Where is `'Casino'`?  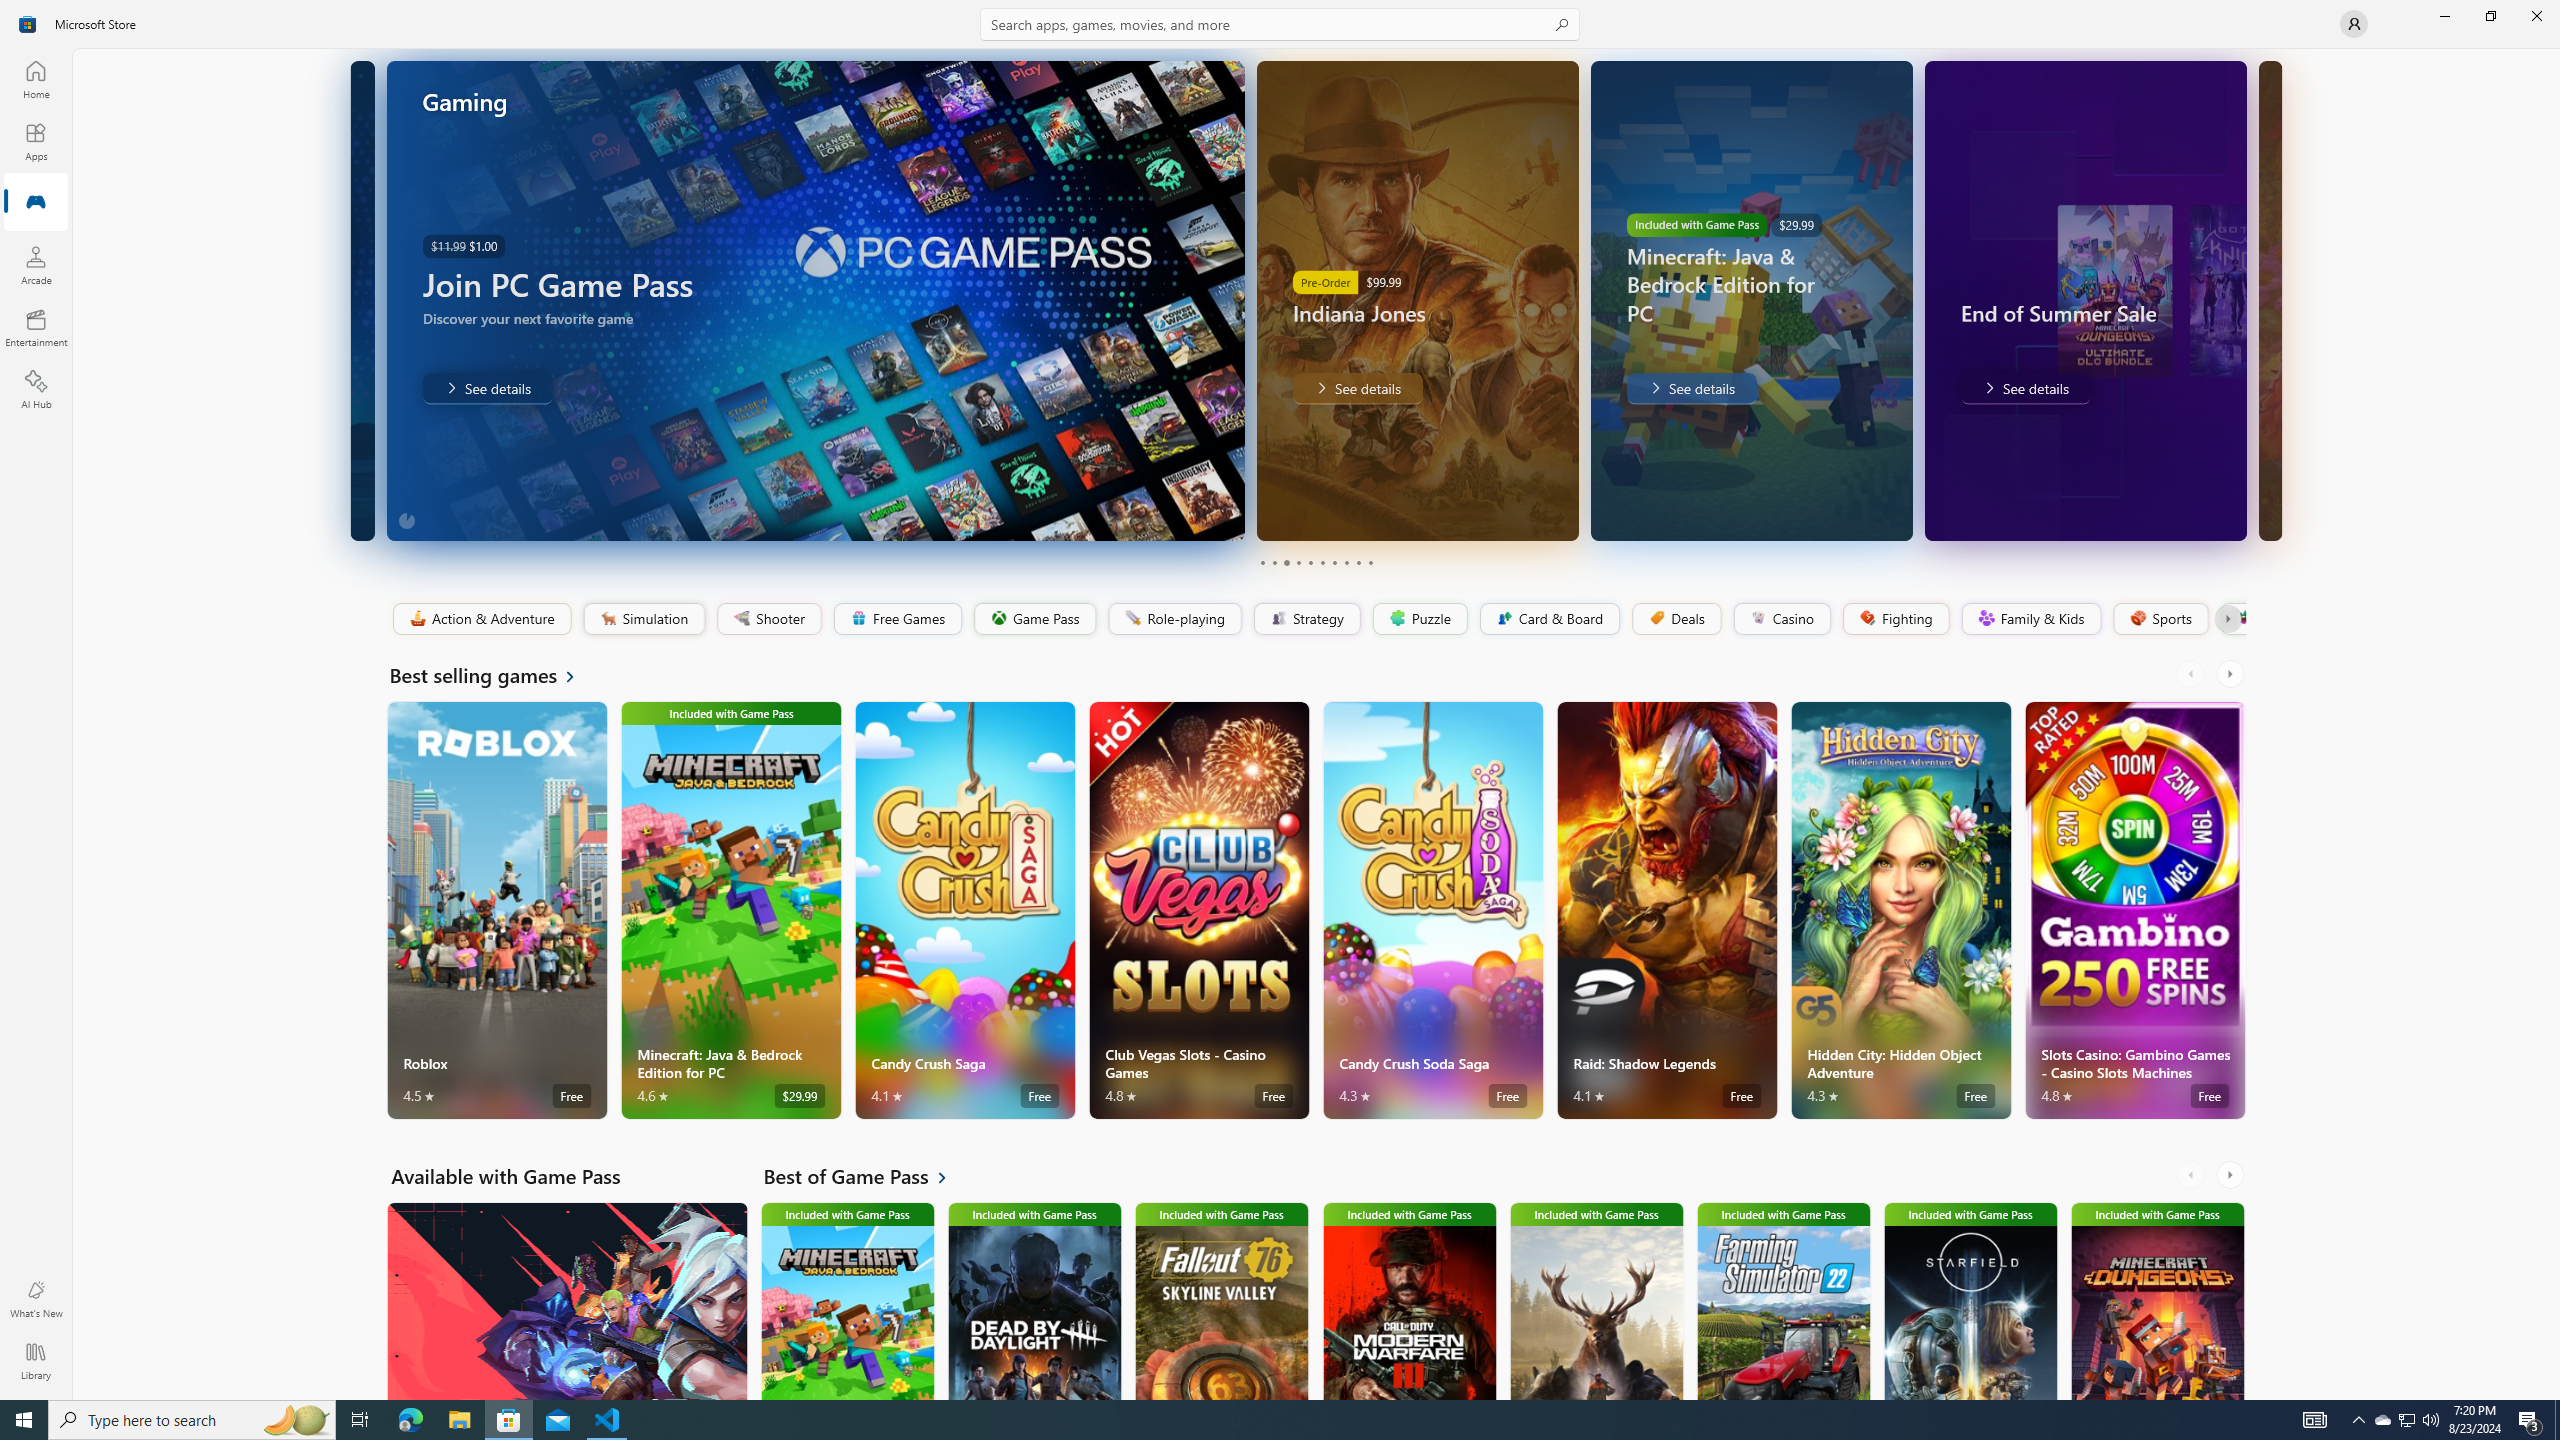
'Casino' is located at coordinates (1781, 618).